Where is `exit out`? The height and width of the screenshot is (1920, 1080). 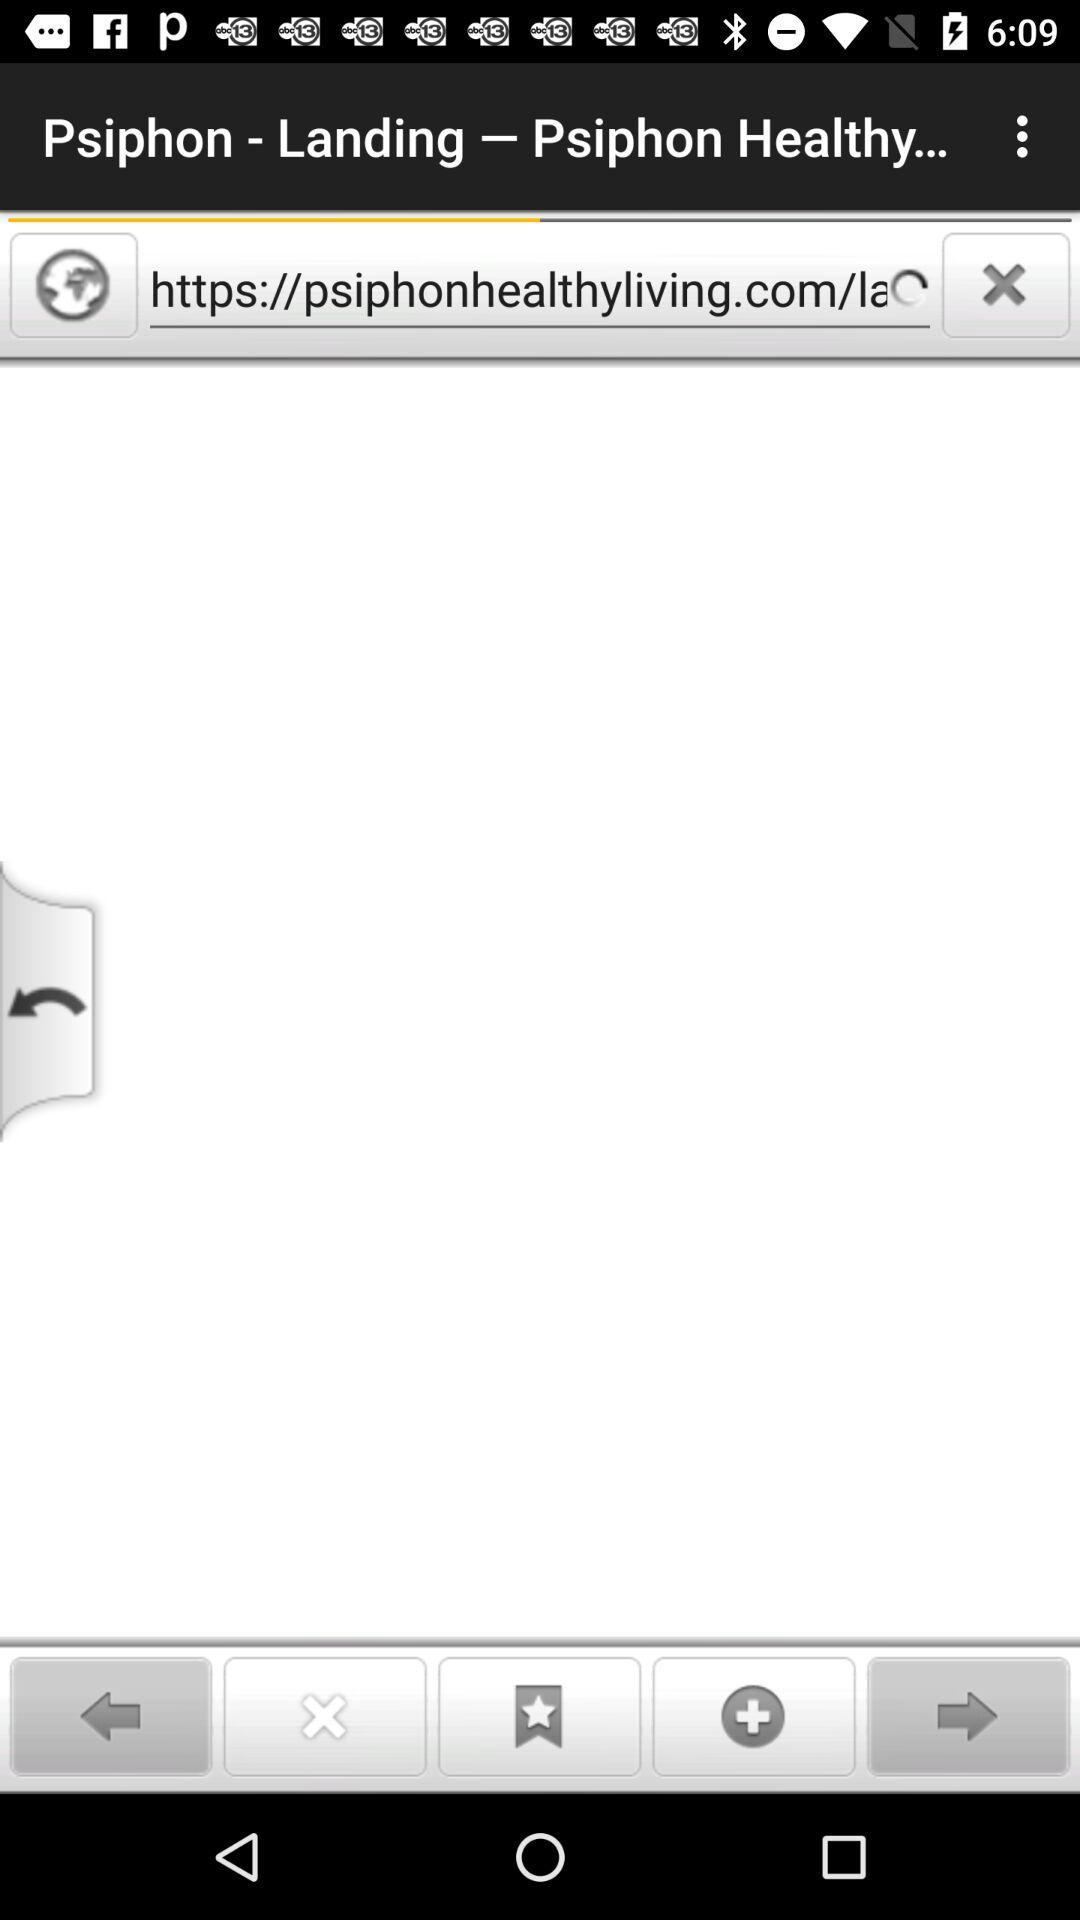 exit out is located at coordinates (1006, 284).